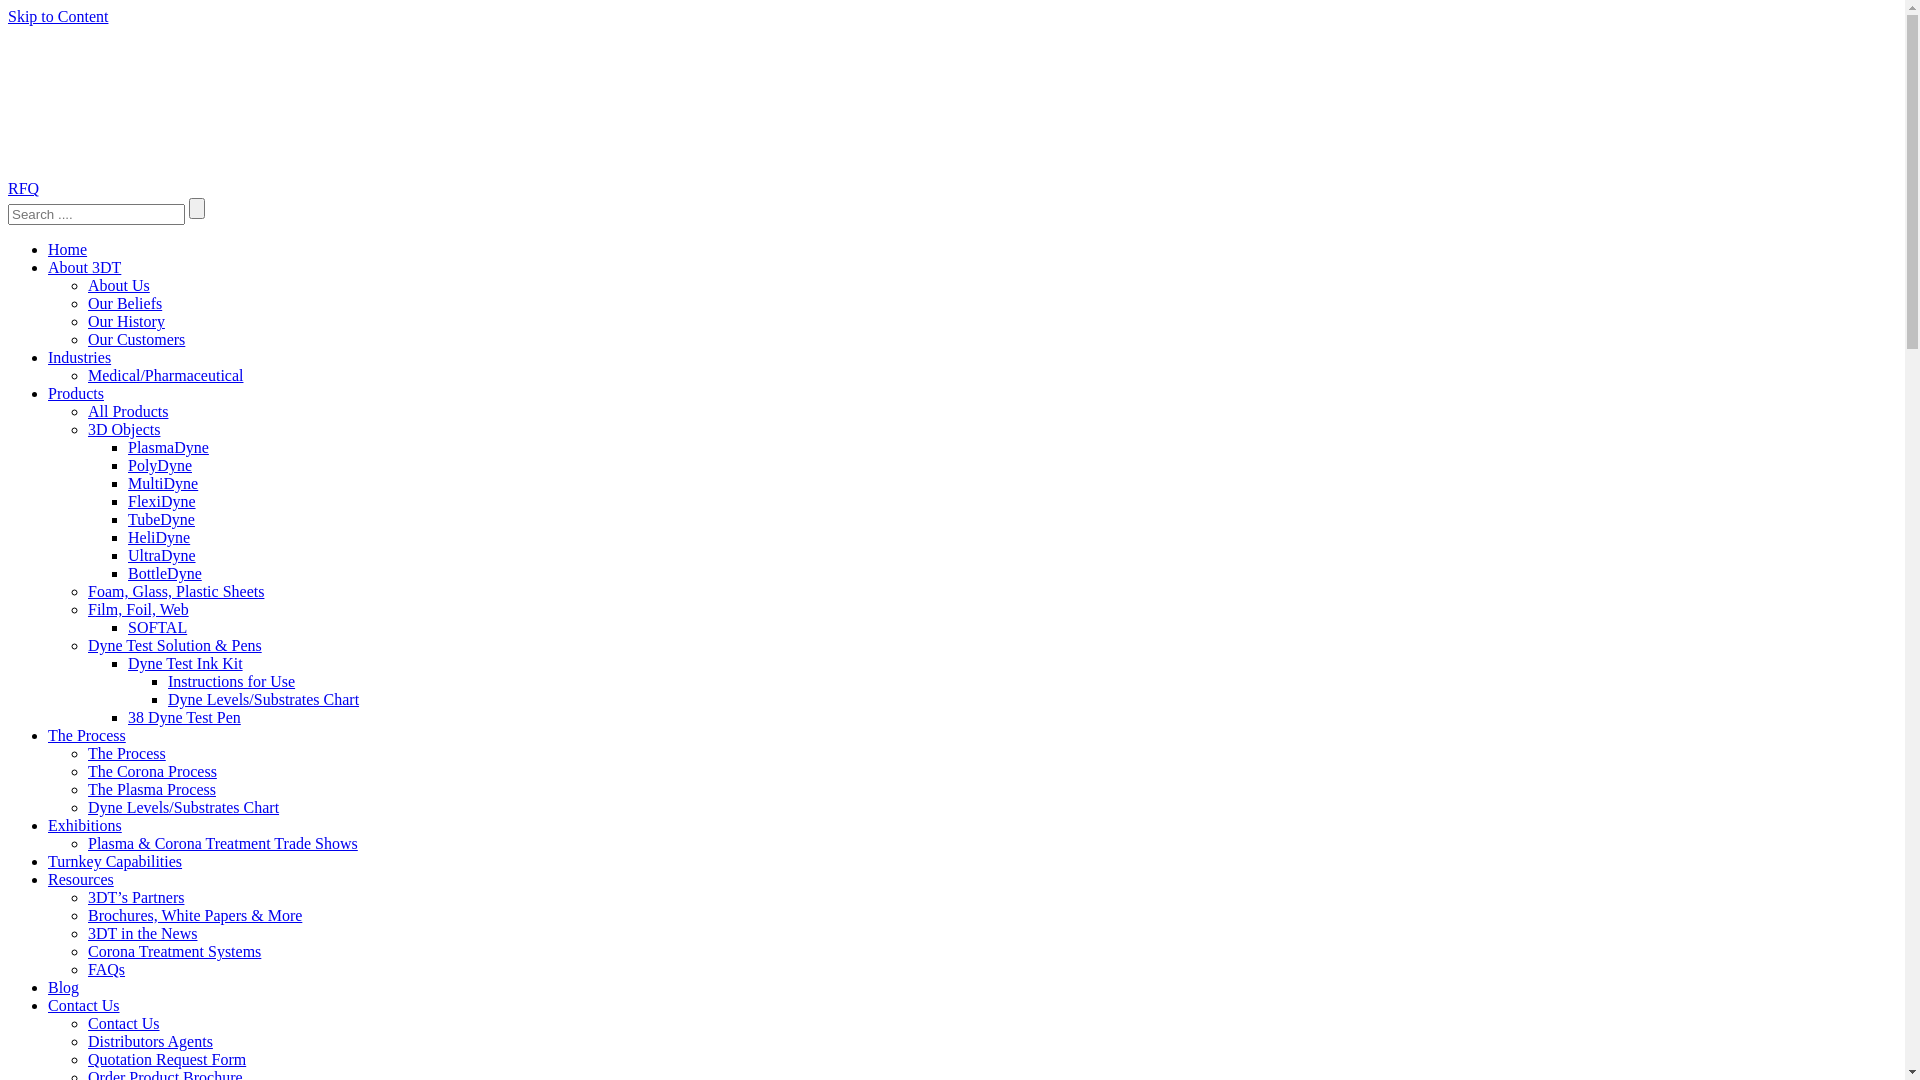 This screenshot has width=1920, height=1080. What do you see at coordinates (137, 608) in the screenshot?
I see `'Film, Foil, Web'` at bounding box center [137, 608].